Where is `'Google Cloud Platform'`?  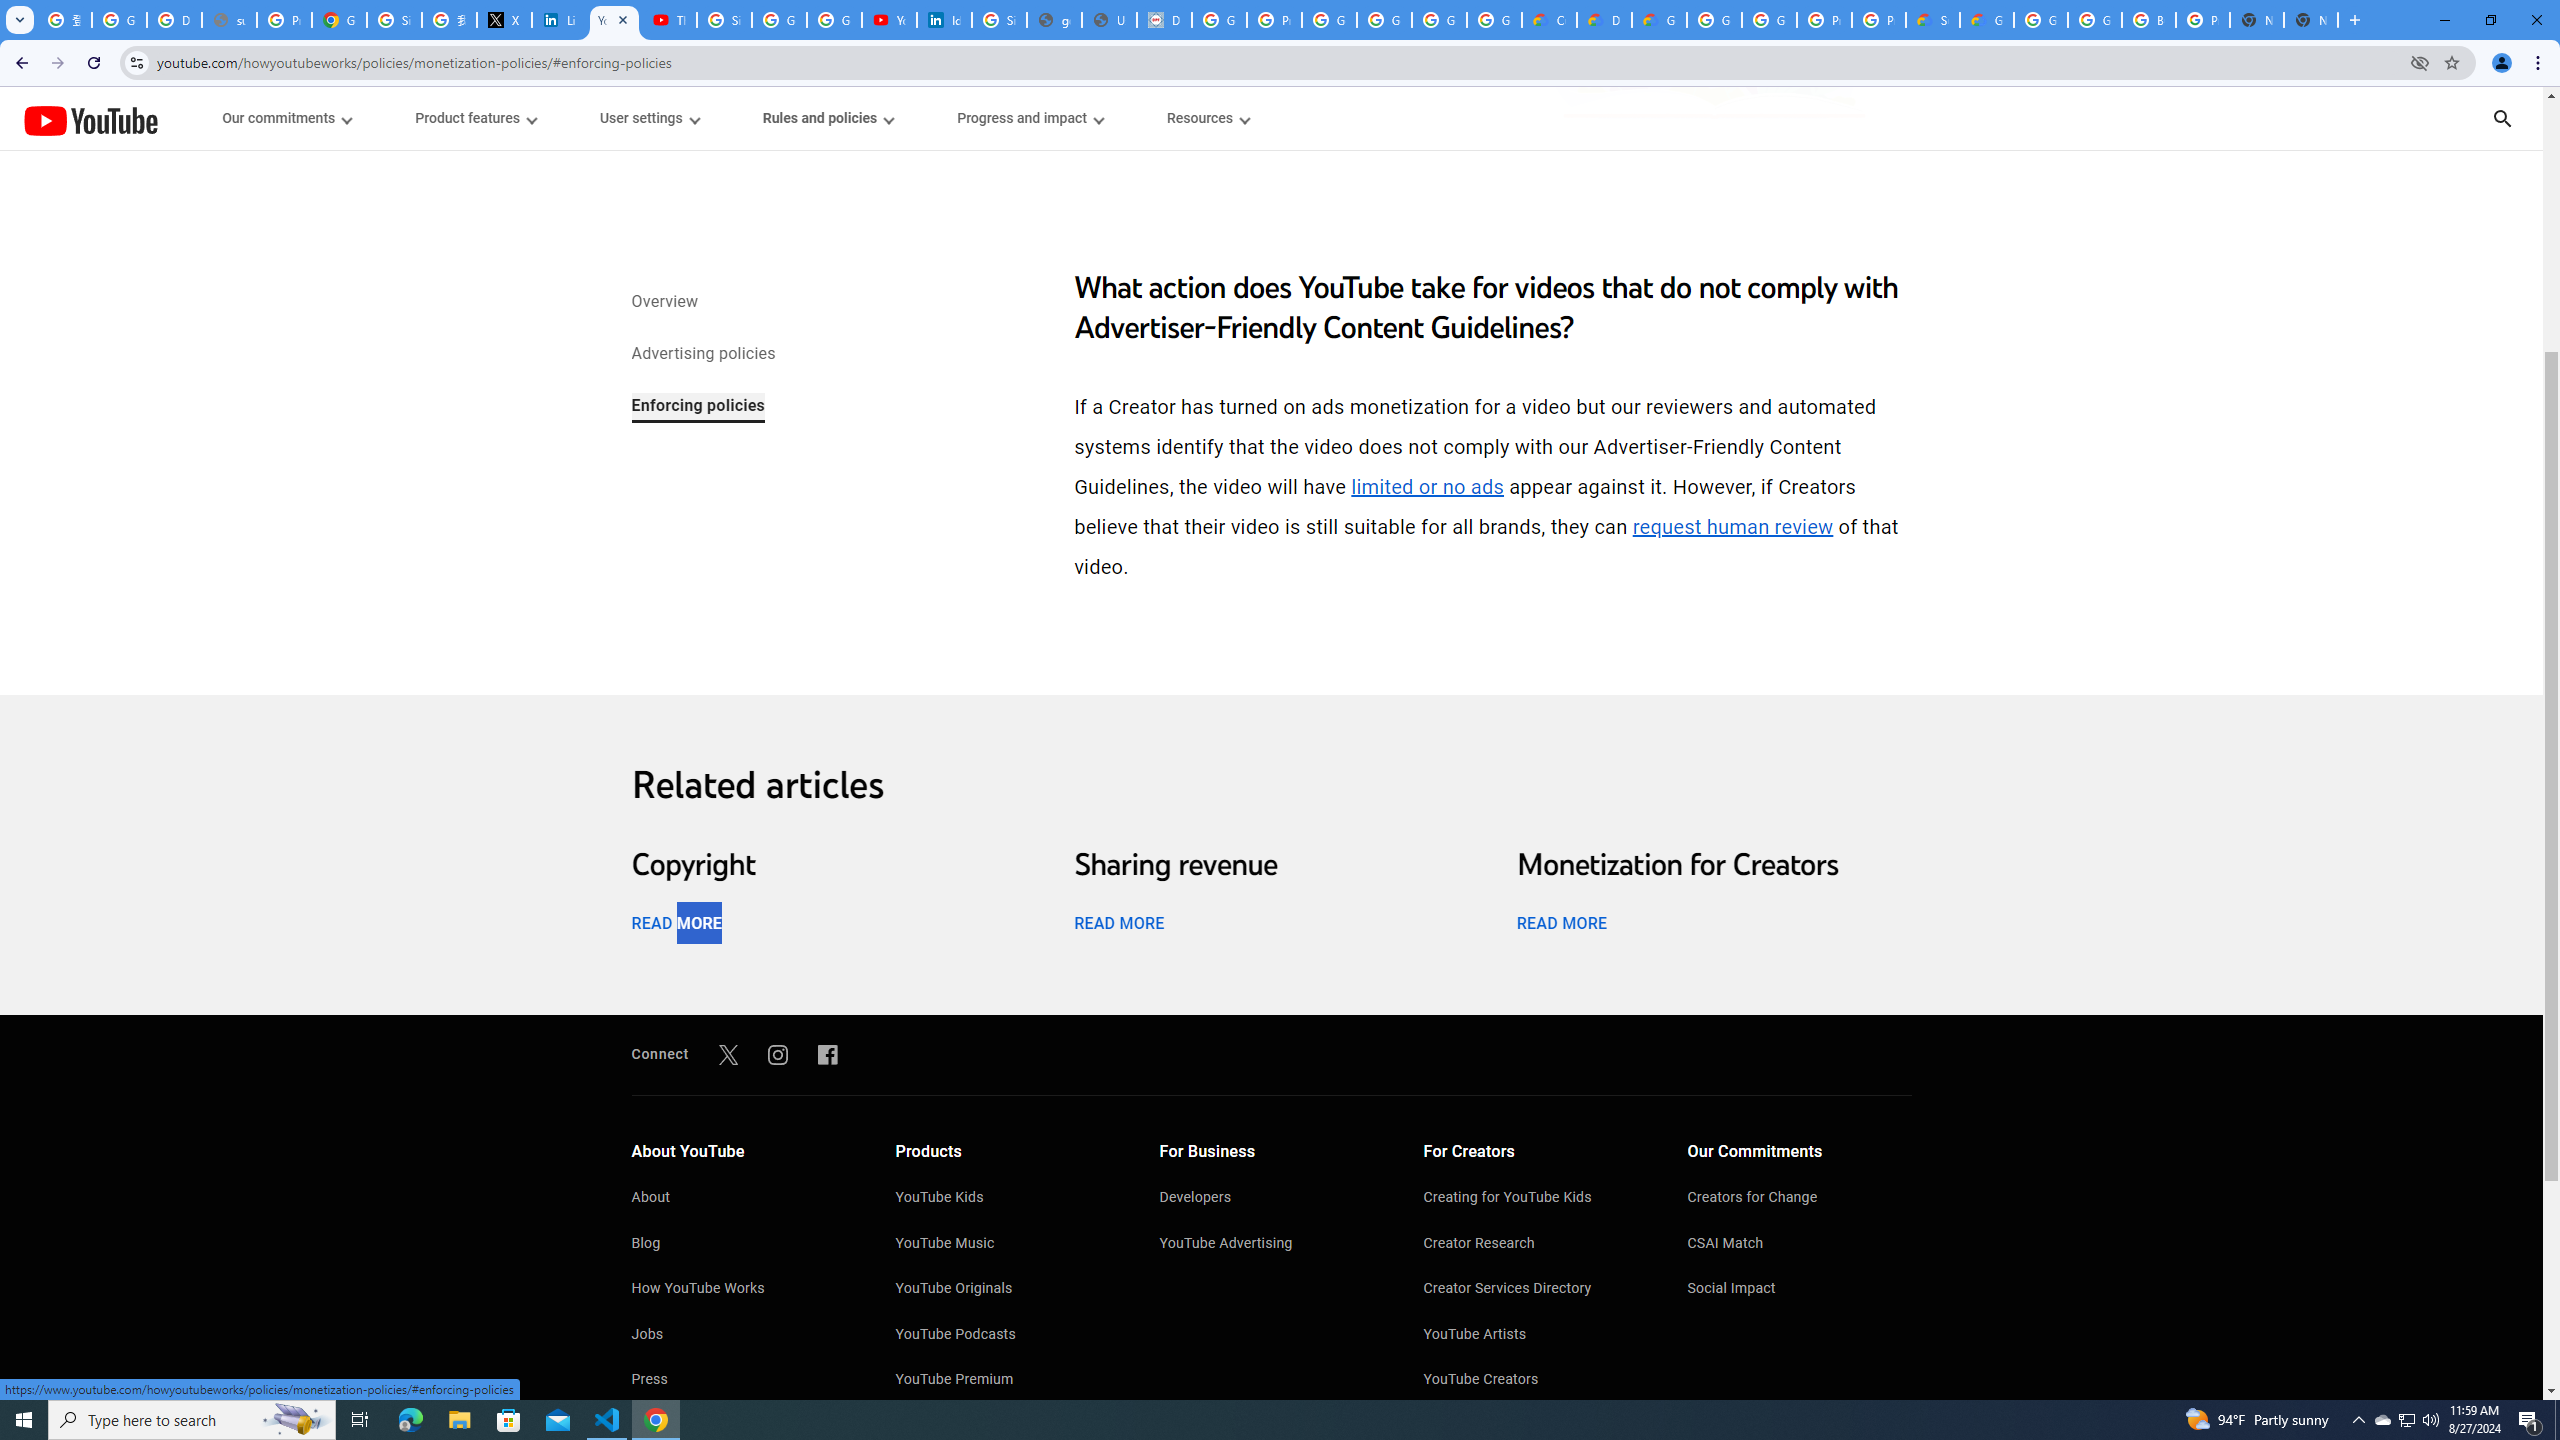 'Google Cloud Platform' is located at coordinates (1712, 19).